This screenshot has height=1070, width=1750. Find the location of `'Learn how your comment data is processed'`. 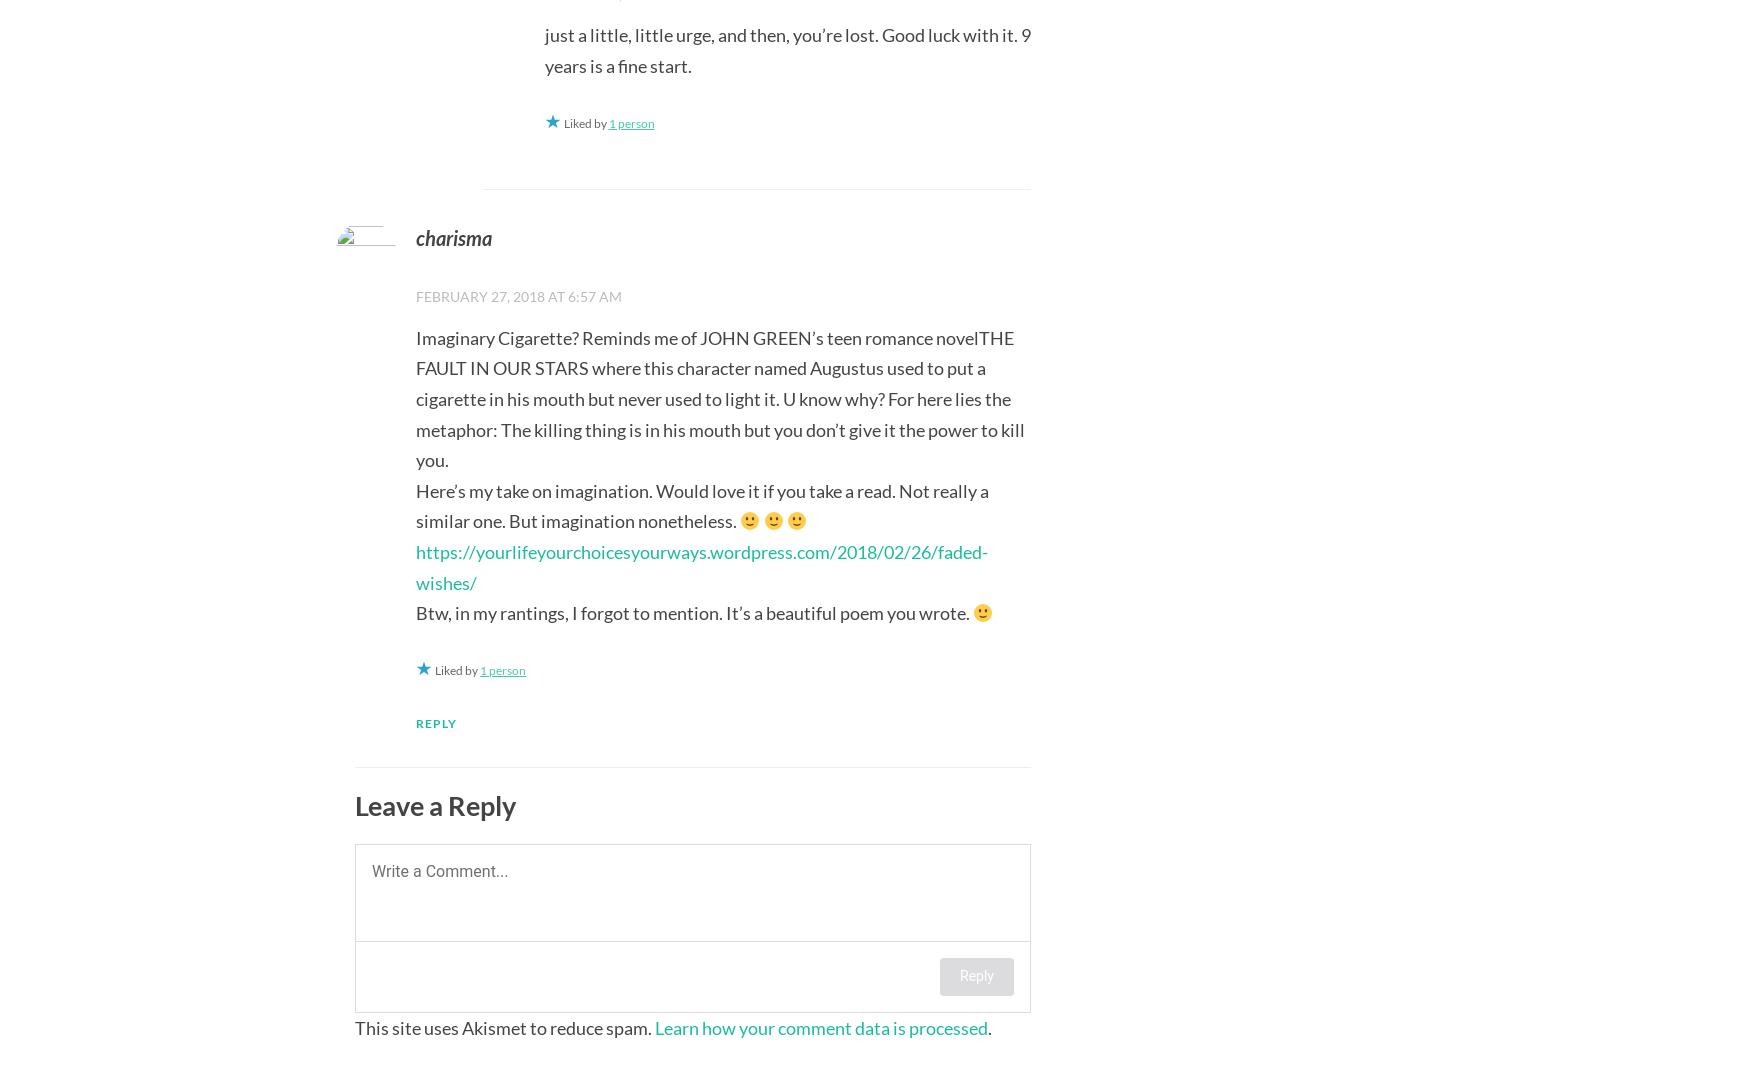

'Learn how your comment data is processed' is located at coordinates (654, 1026).